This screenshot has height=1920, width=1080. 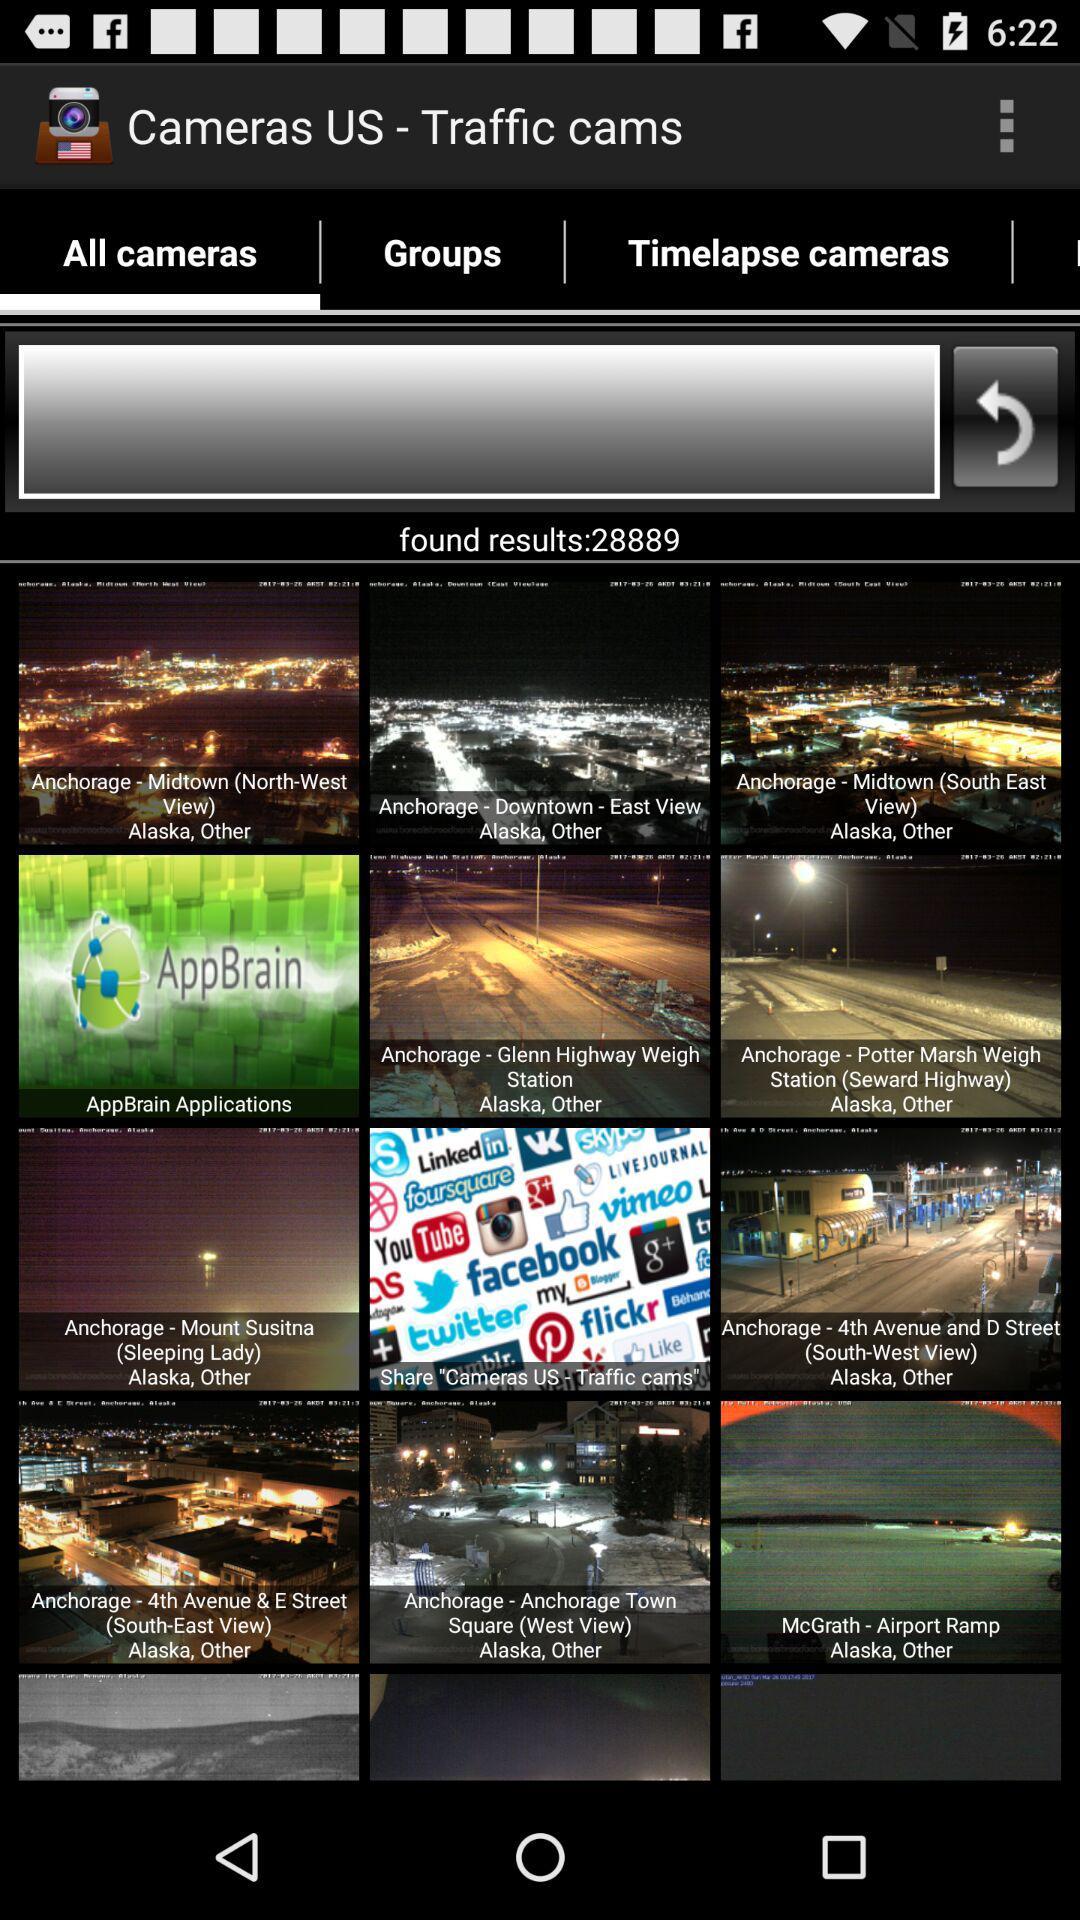 I want to click on groups app, so click(x=441, y=251).